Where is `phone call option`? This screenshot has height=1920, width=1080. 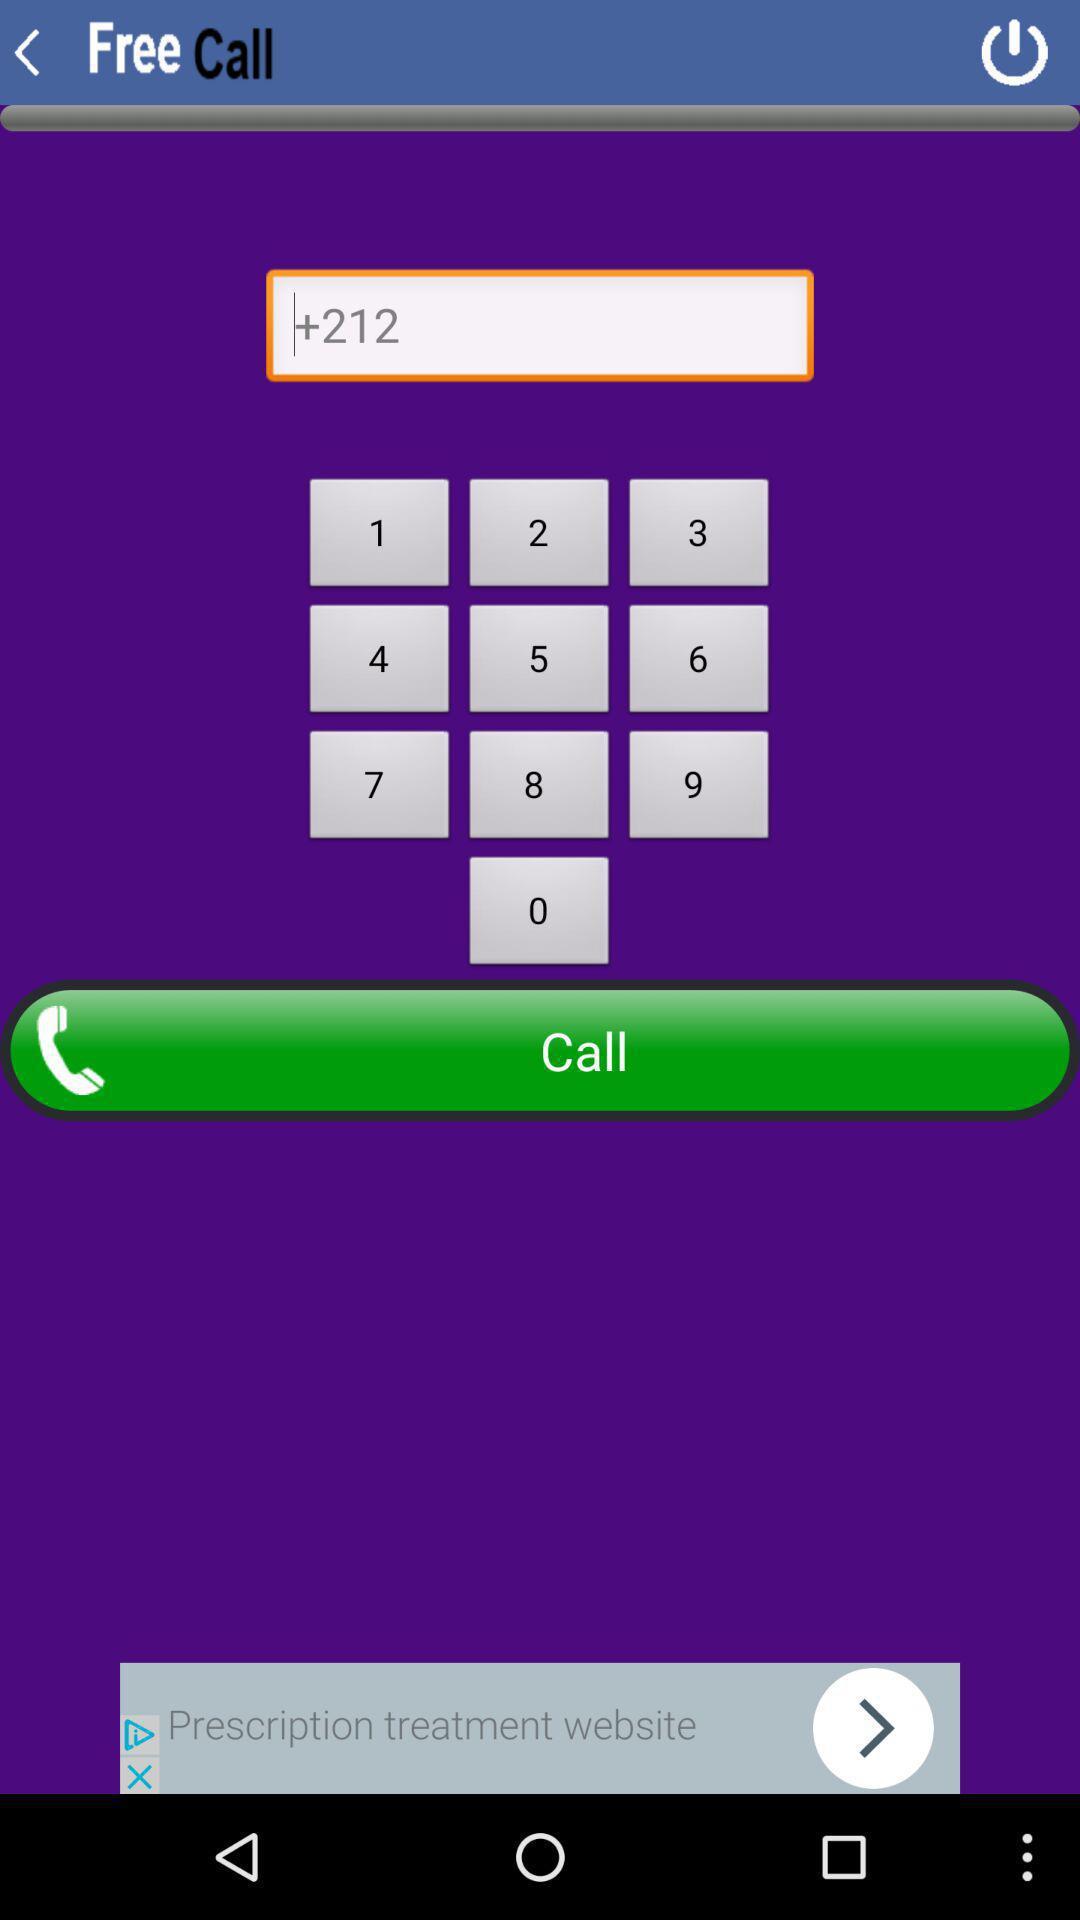
phone call option is located at coordinates (540, 330).